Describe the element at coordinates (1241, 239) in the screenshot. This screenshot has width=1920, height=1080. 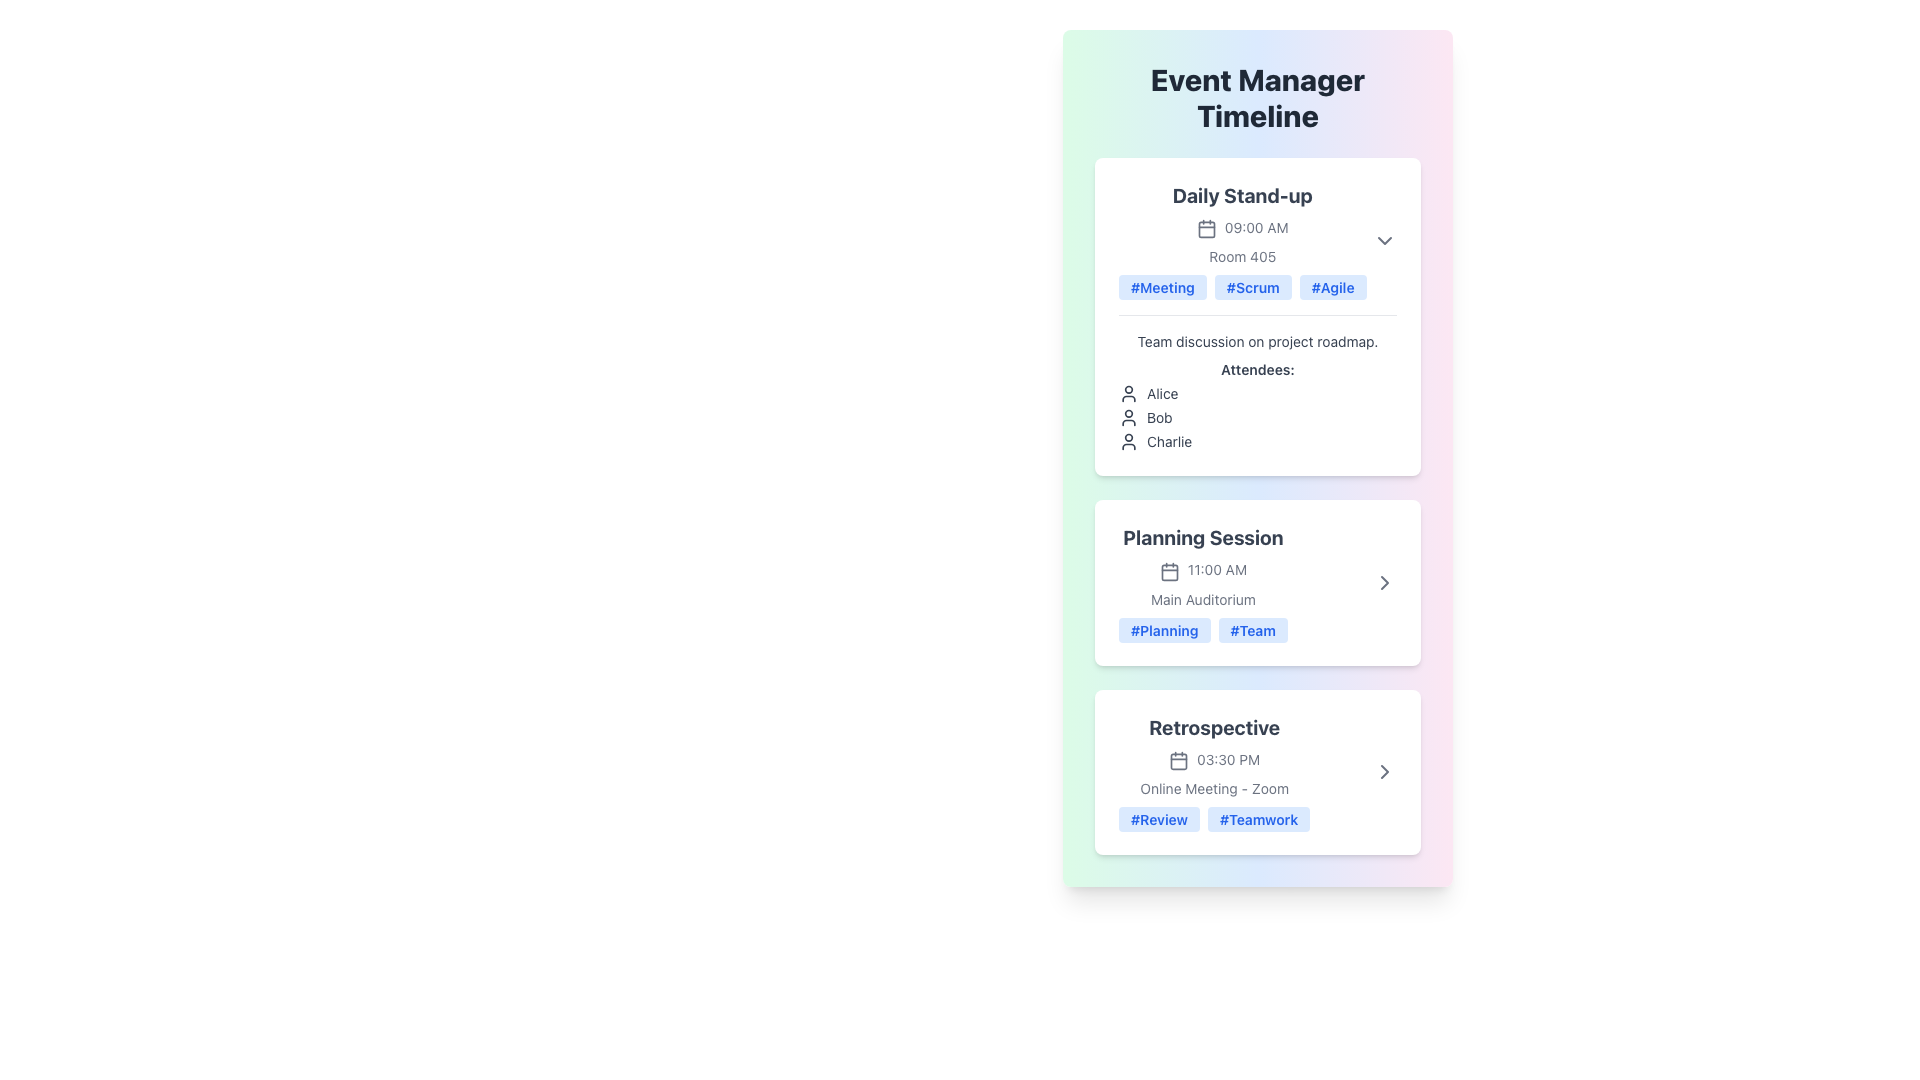
I see `event name from the group titled 'Daily Stand-up', which includes the time '09:00 AM' and location 'Room 405'` at that location.